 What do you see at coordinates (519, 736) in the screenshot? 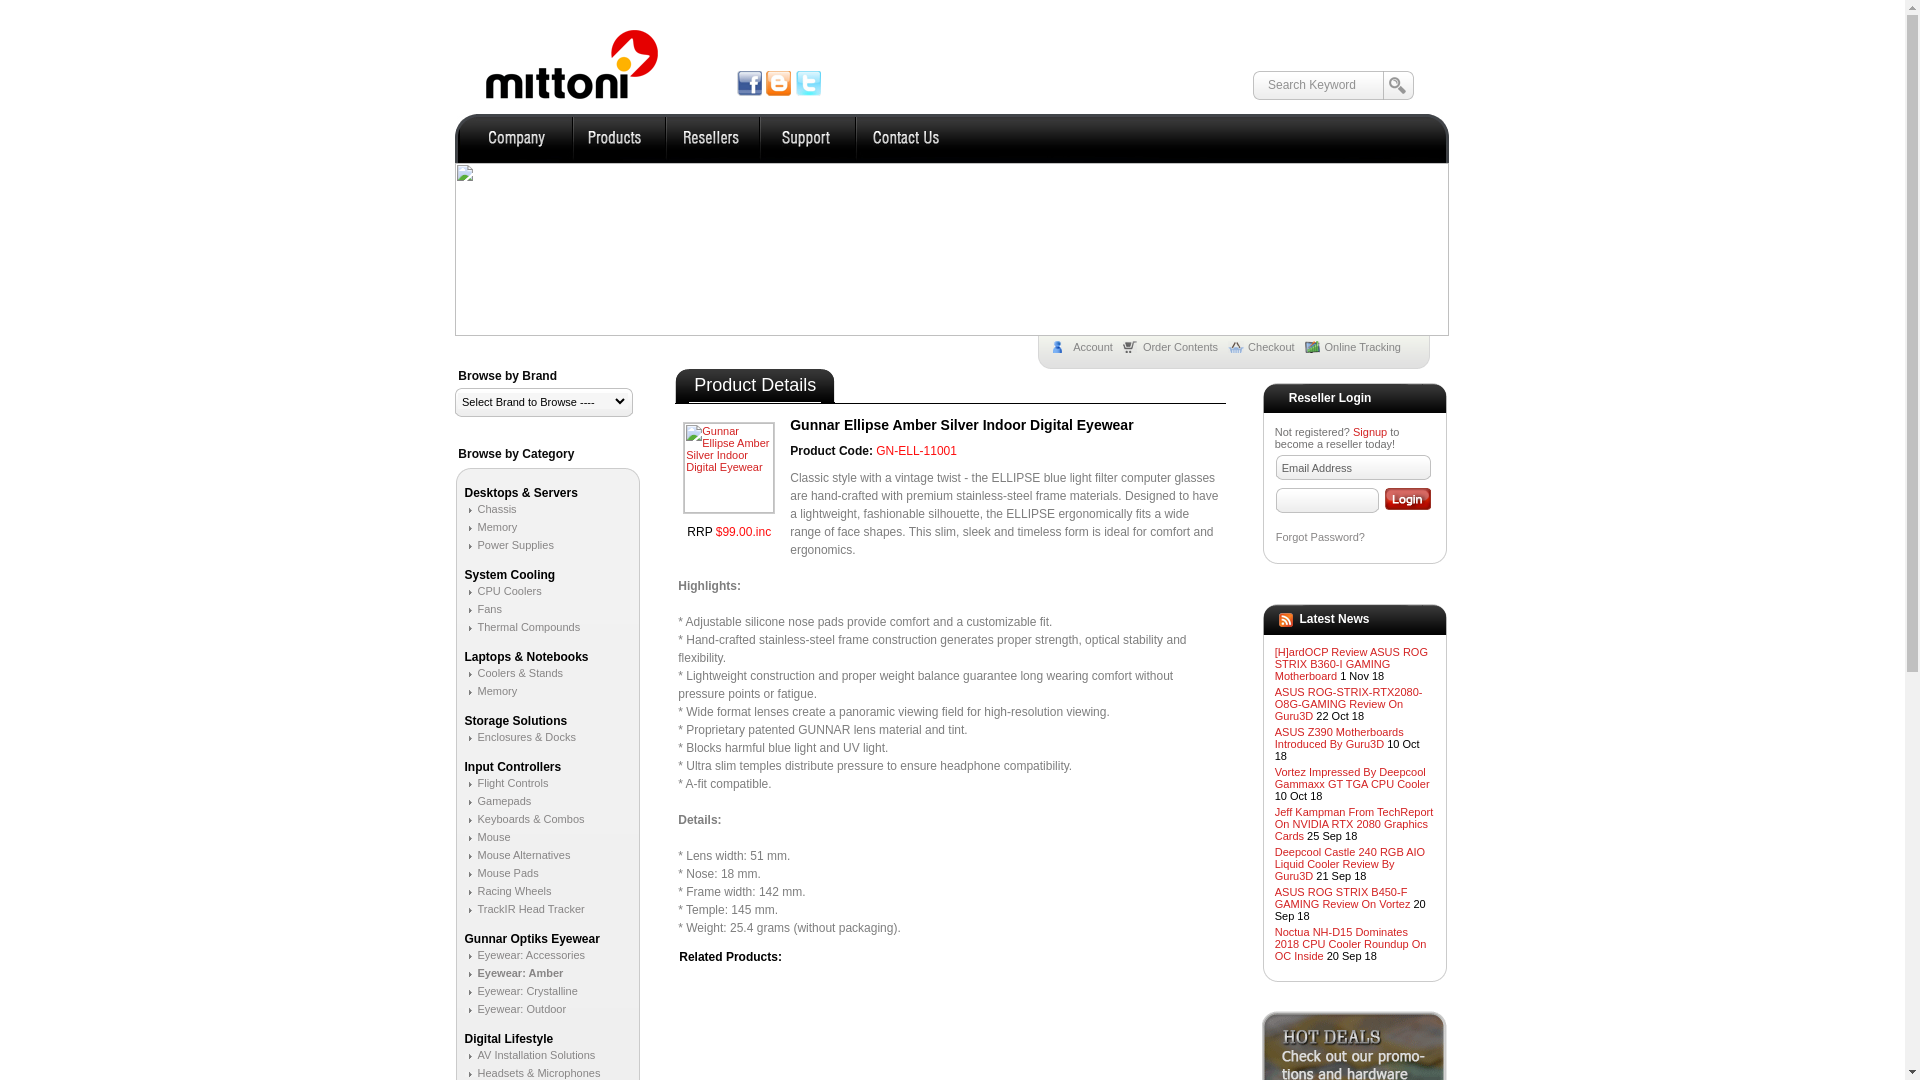
I see `'Enclosures & Docks'` at bounding box center [519, 736].